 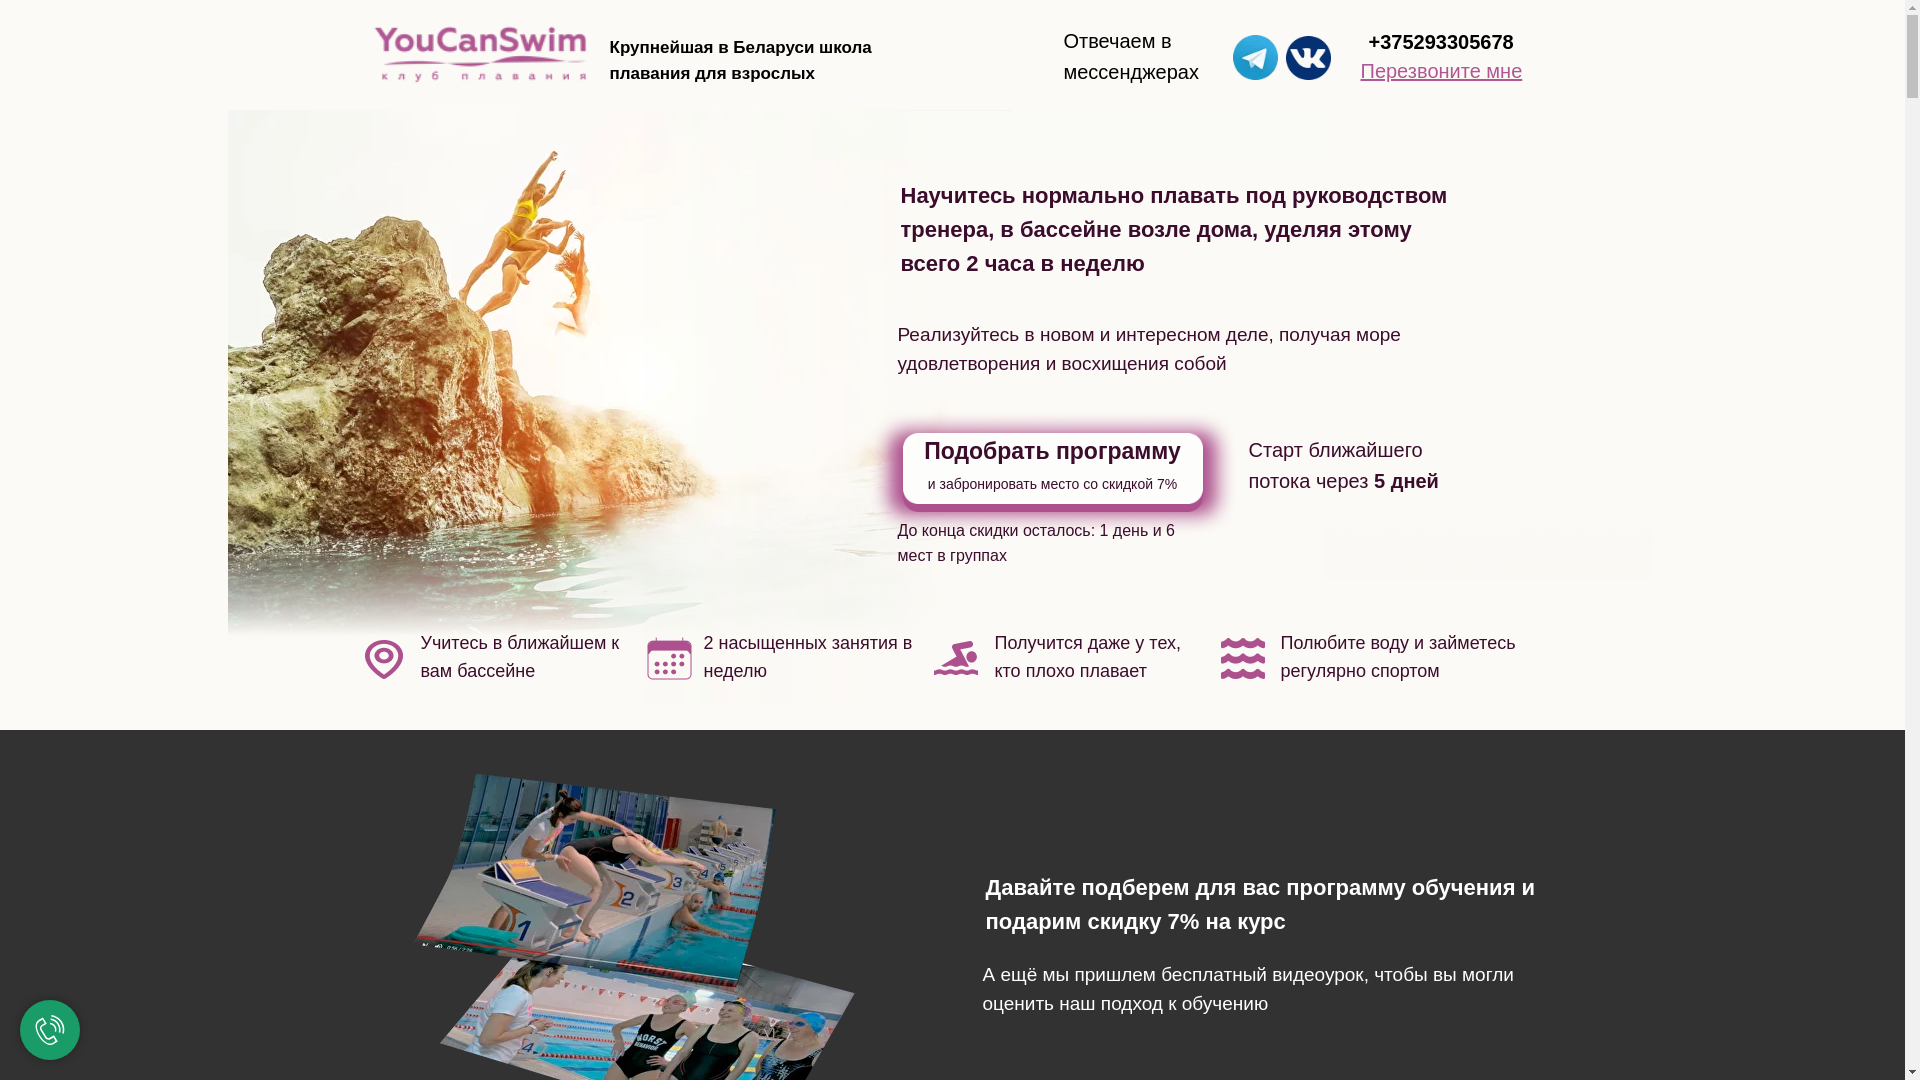 What do you see at coordinates (1367, 42) in the screenshot?
I see `'+375293305678'` at bounding box center [1367, 42].